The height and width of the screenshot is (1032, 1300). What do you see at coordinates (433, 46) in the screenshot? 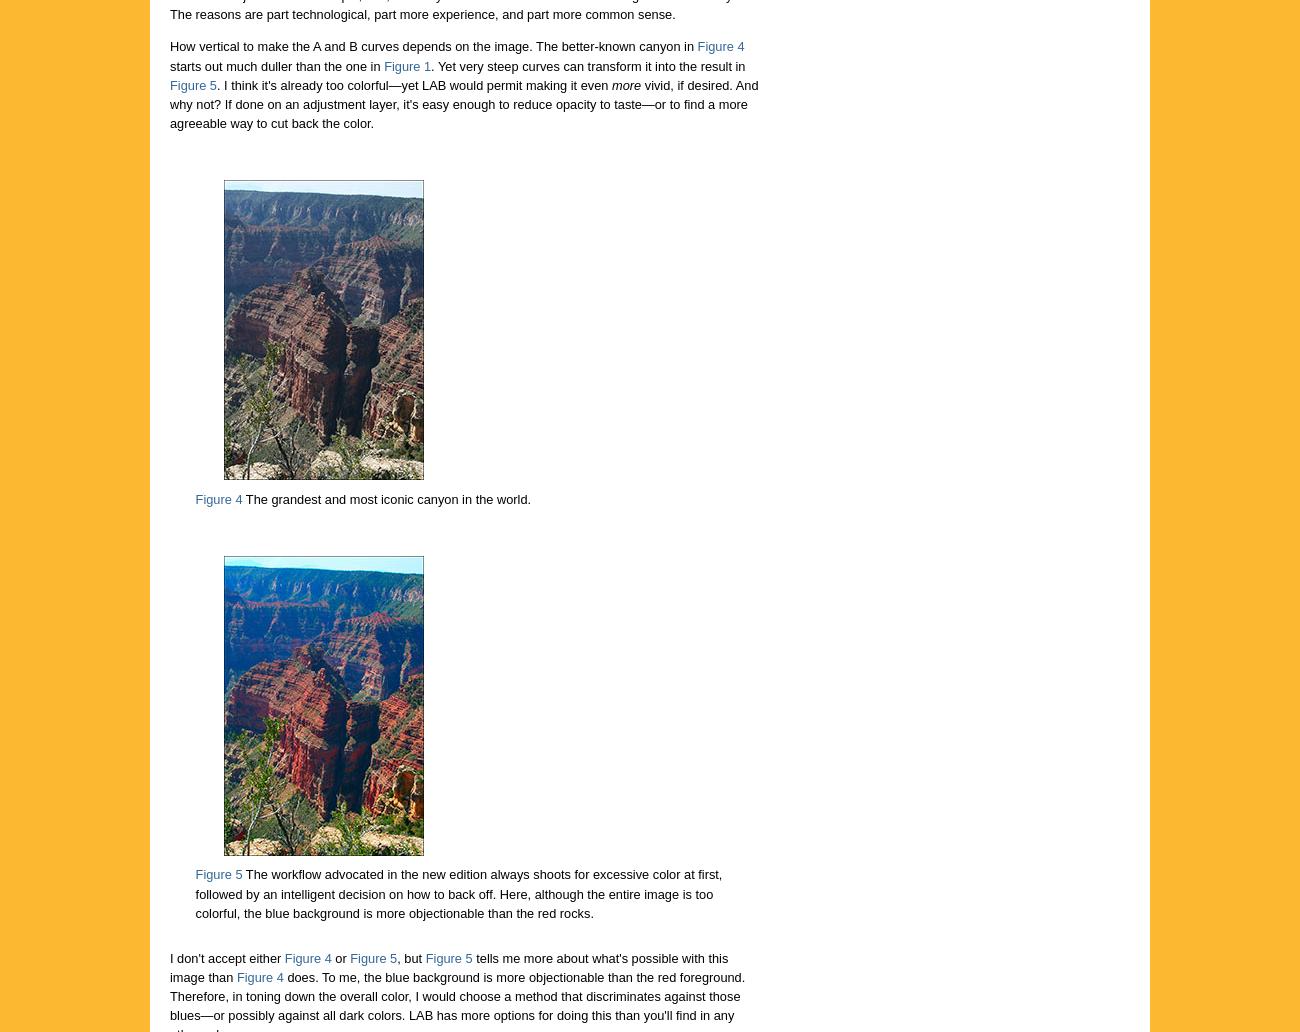
I see `'How vertical to make the A and B curves depends on the image. The better-known canyon in'` at bounding box center [433, 46].